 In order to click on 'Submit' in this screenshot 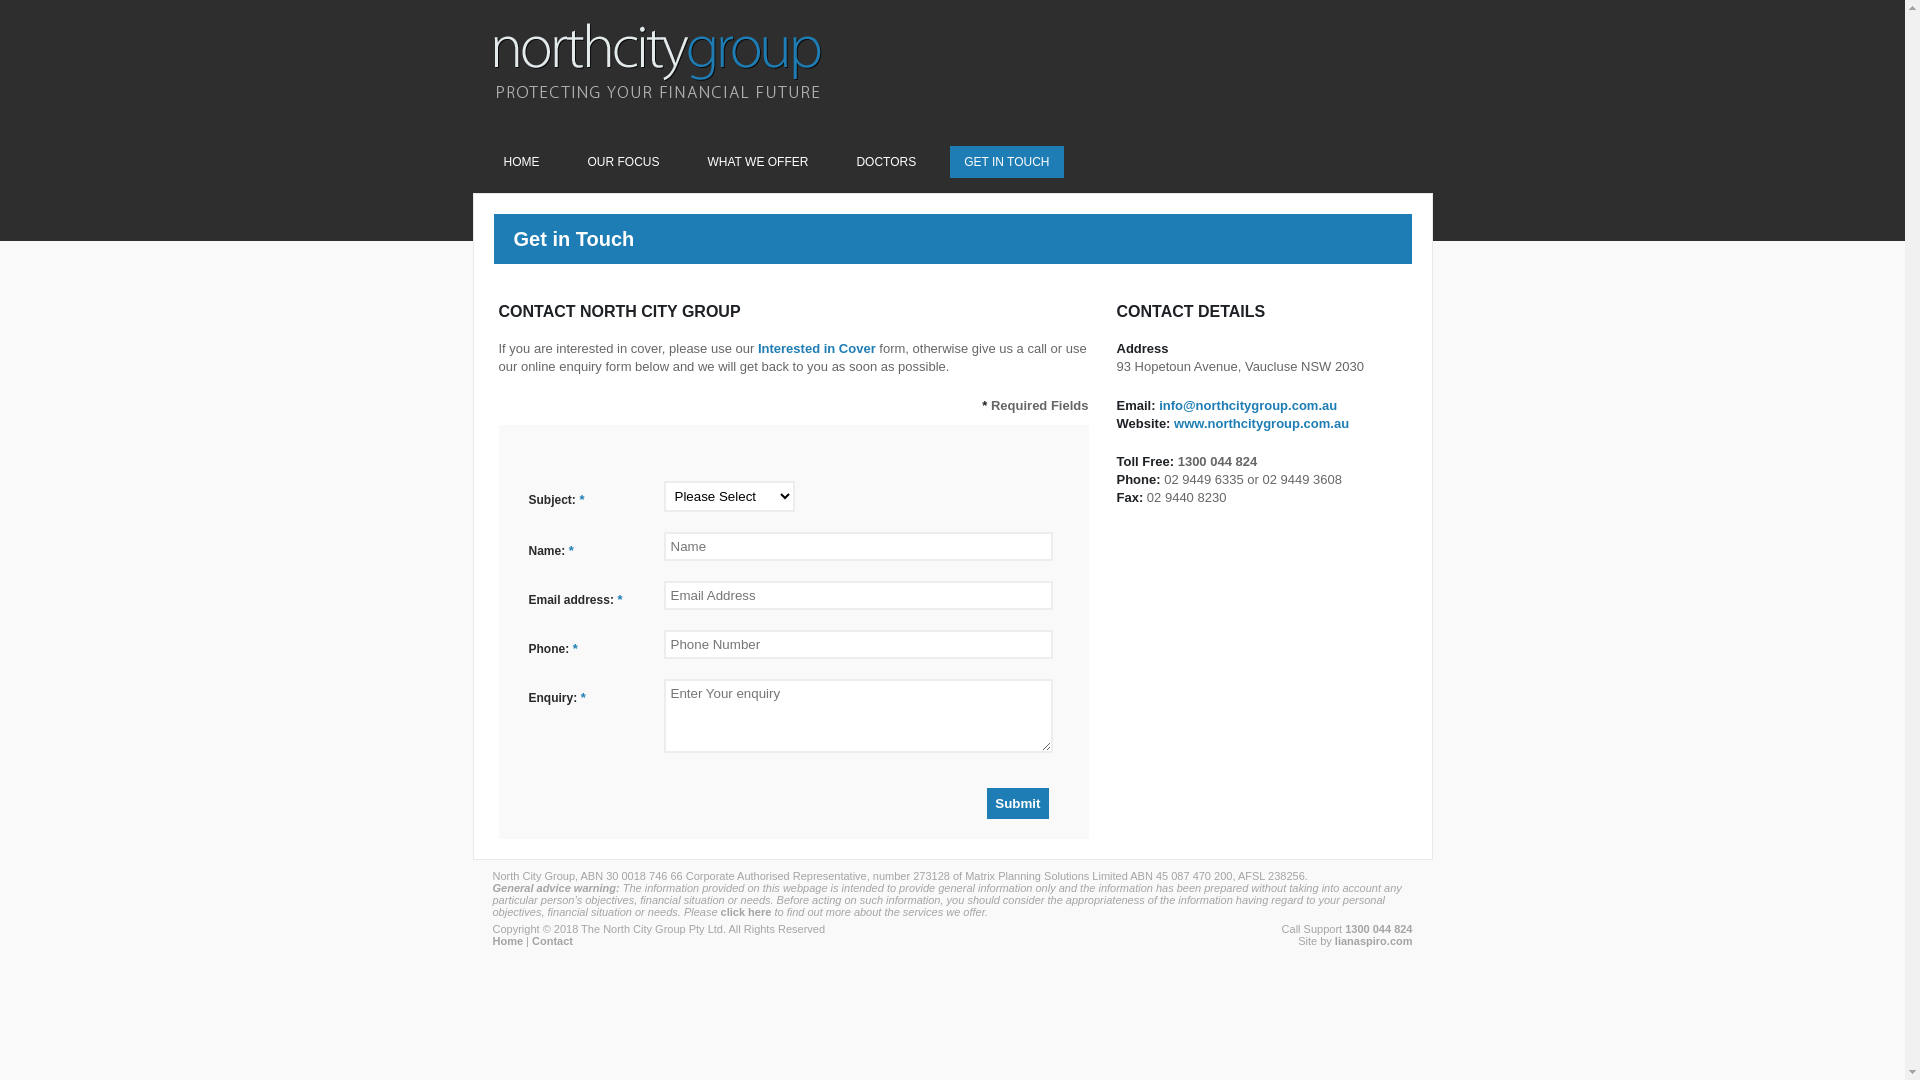, I will do `click(987, 802)`.